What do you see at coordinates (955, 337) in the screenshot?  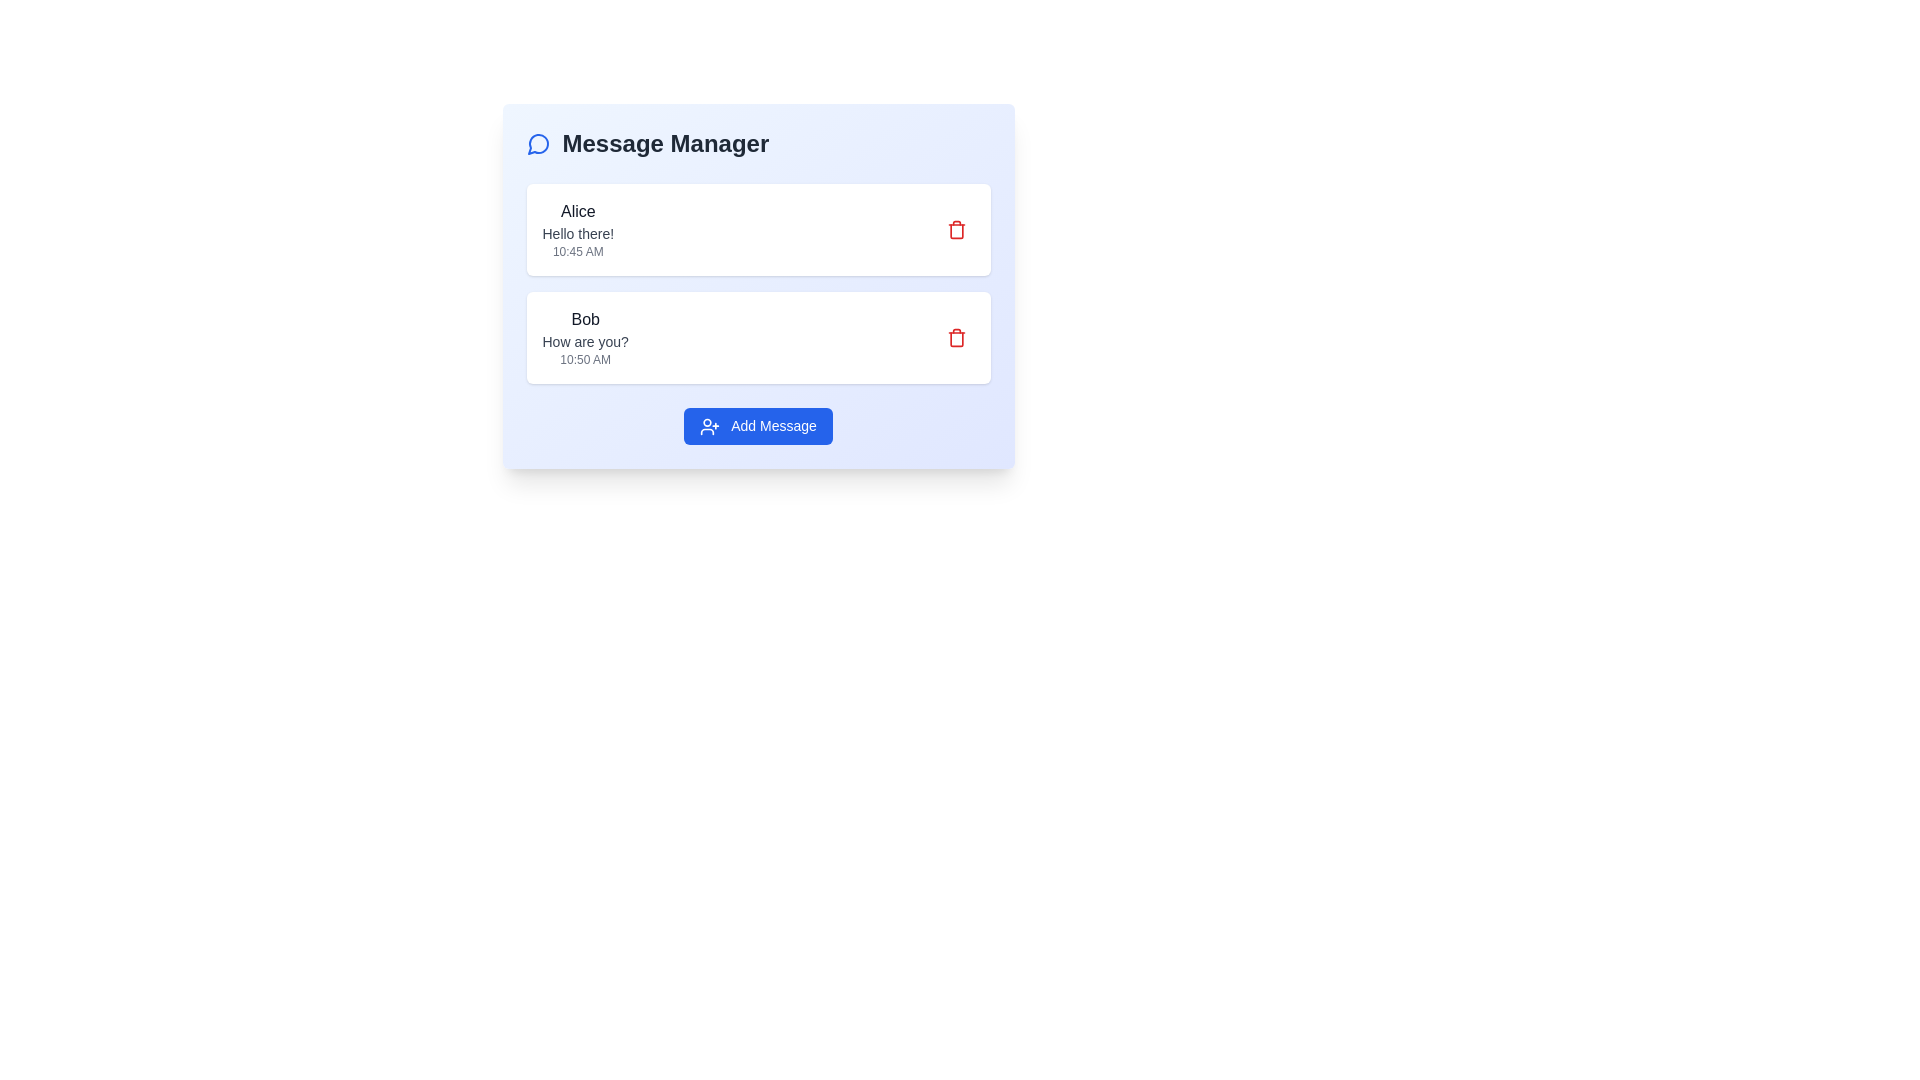 I see `the red trash icon button located in the lower-right corner of the message card containing 'Bob' to trigger its effect` at bounding box center [955, 337].